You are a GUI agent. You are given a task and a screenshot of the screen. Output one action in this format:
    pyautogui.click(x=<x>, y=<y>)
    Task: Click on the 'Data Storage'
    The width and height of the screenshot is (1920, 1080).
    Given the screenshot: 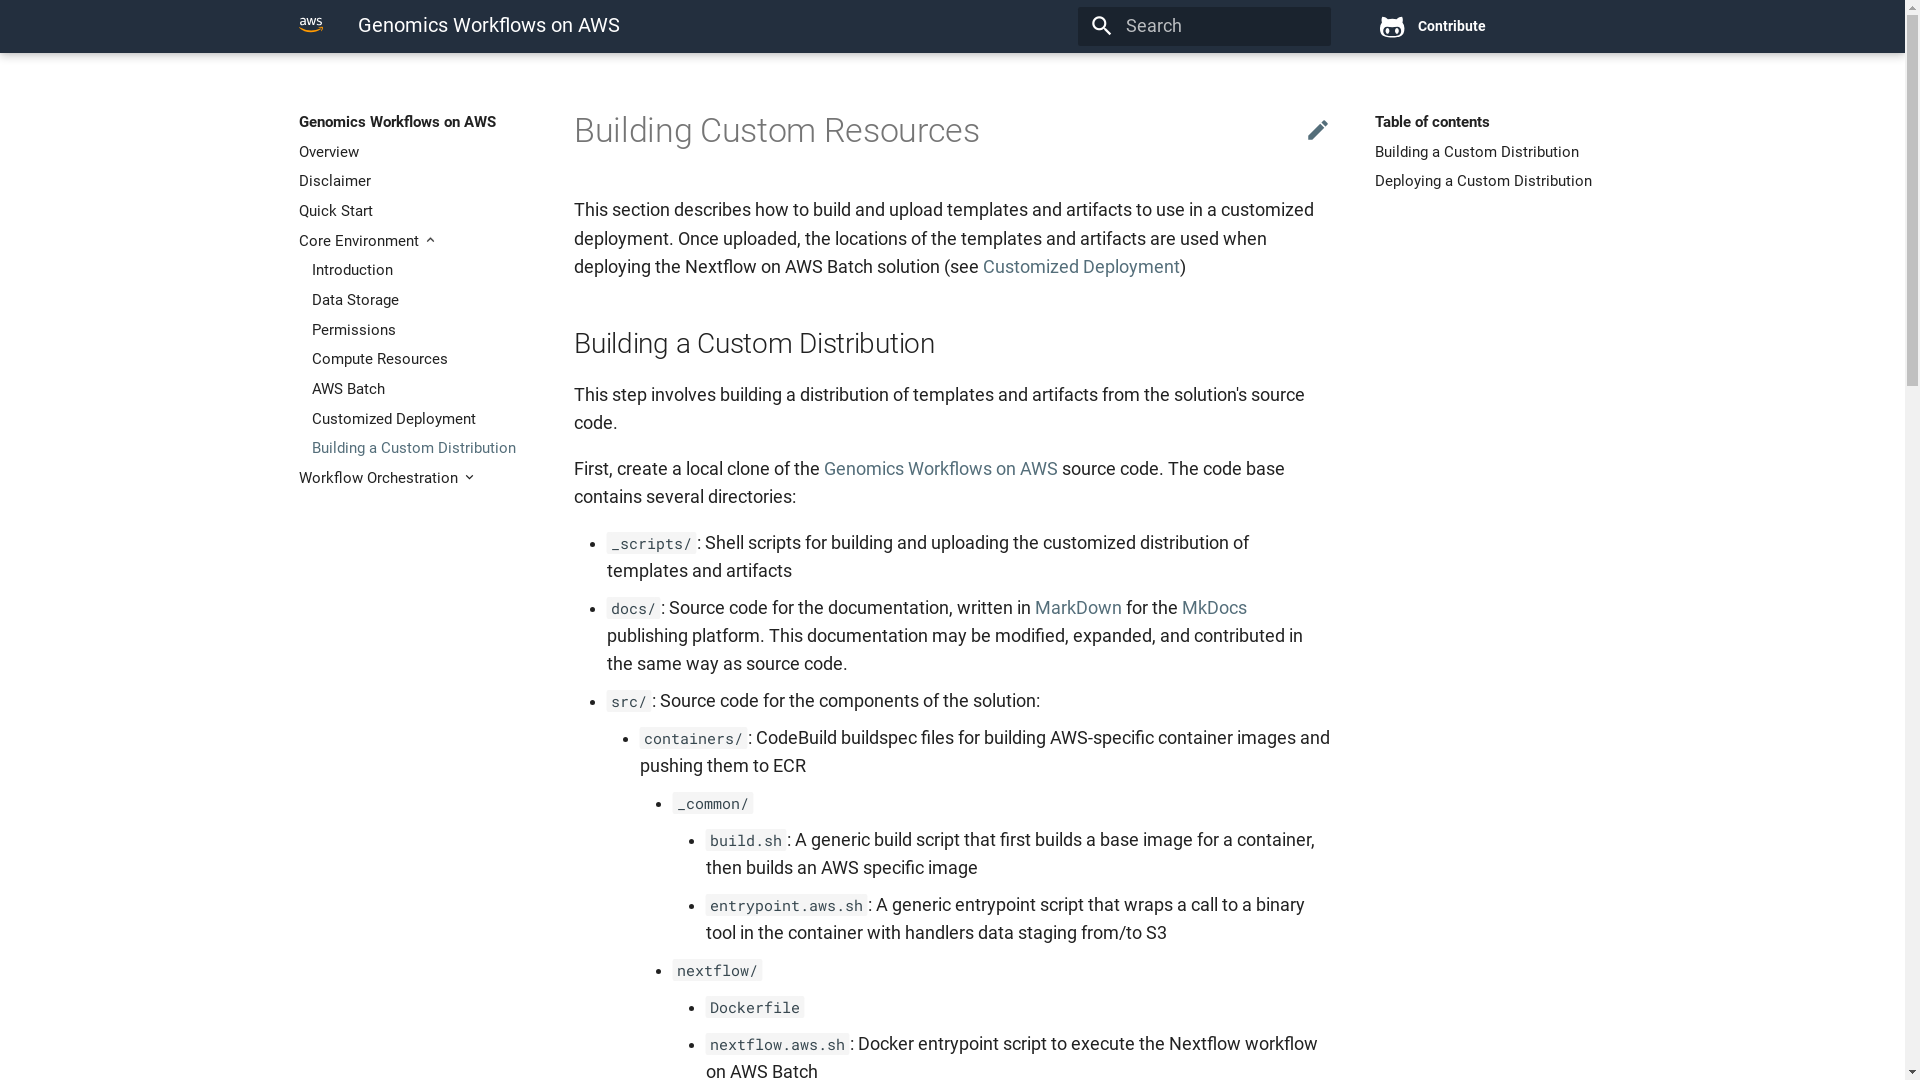 What is the action you would take?
    pyautogui.click(x=311, y=300)
    